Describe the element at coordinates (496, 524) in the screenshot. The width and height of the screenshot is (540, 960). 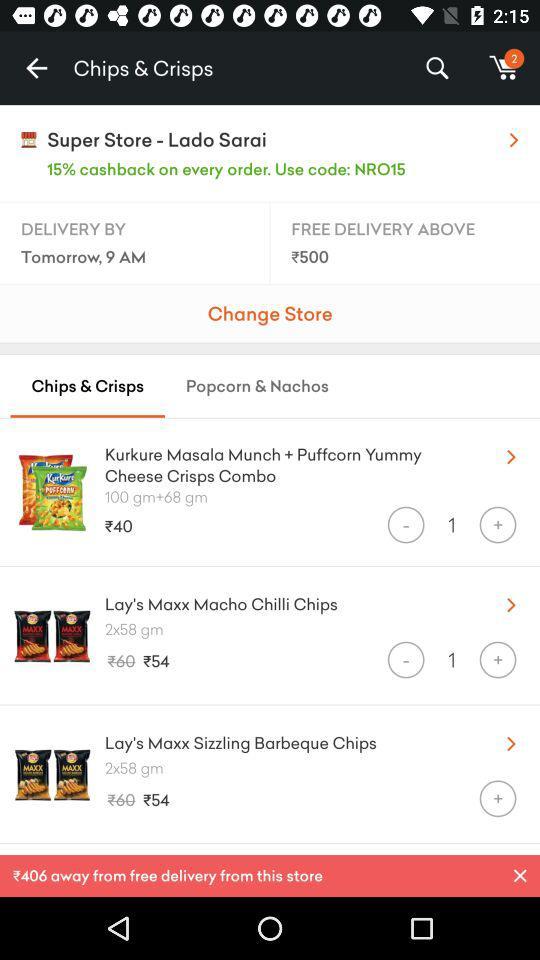
I see `the icon to the right of 1 item` at that location.